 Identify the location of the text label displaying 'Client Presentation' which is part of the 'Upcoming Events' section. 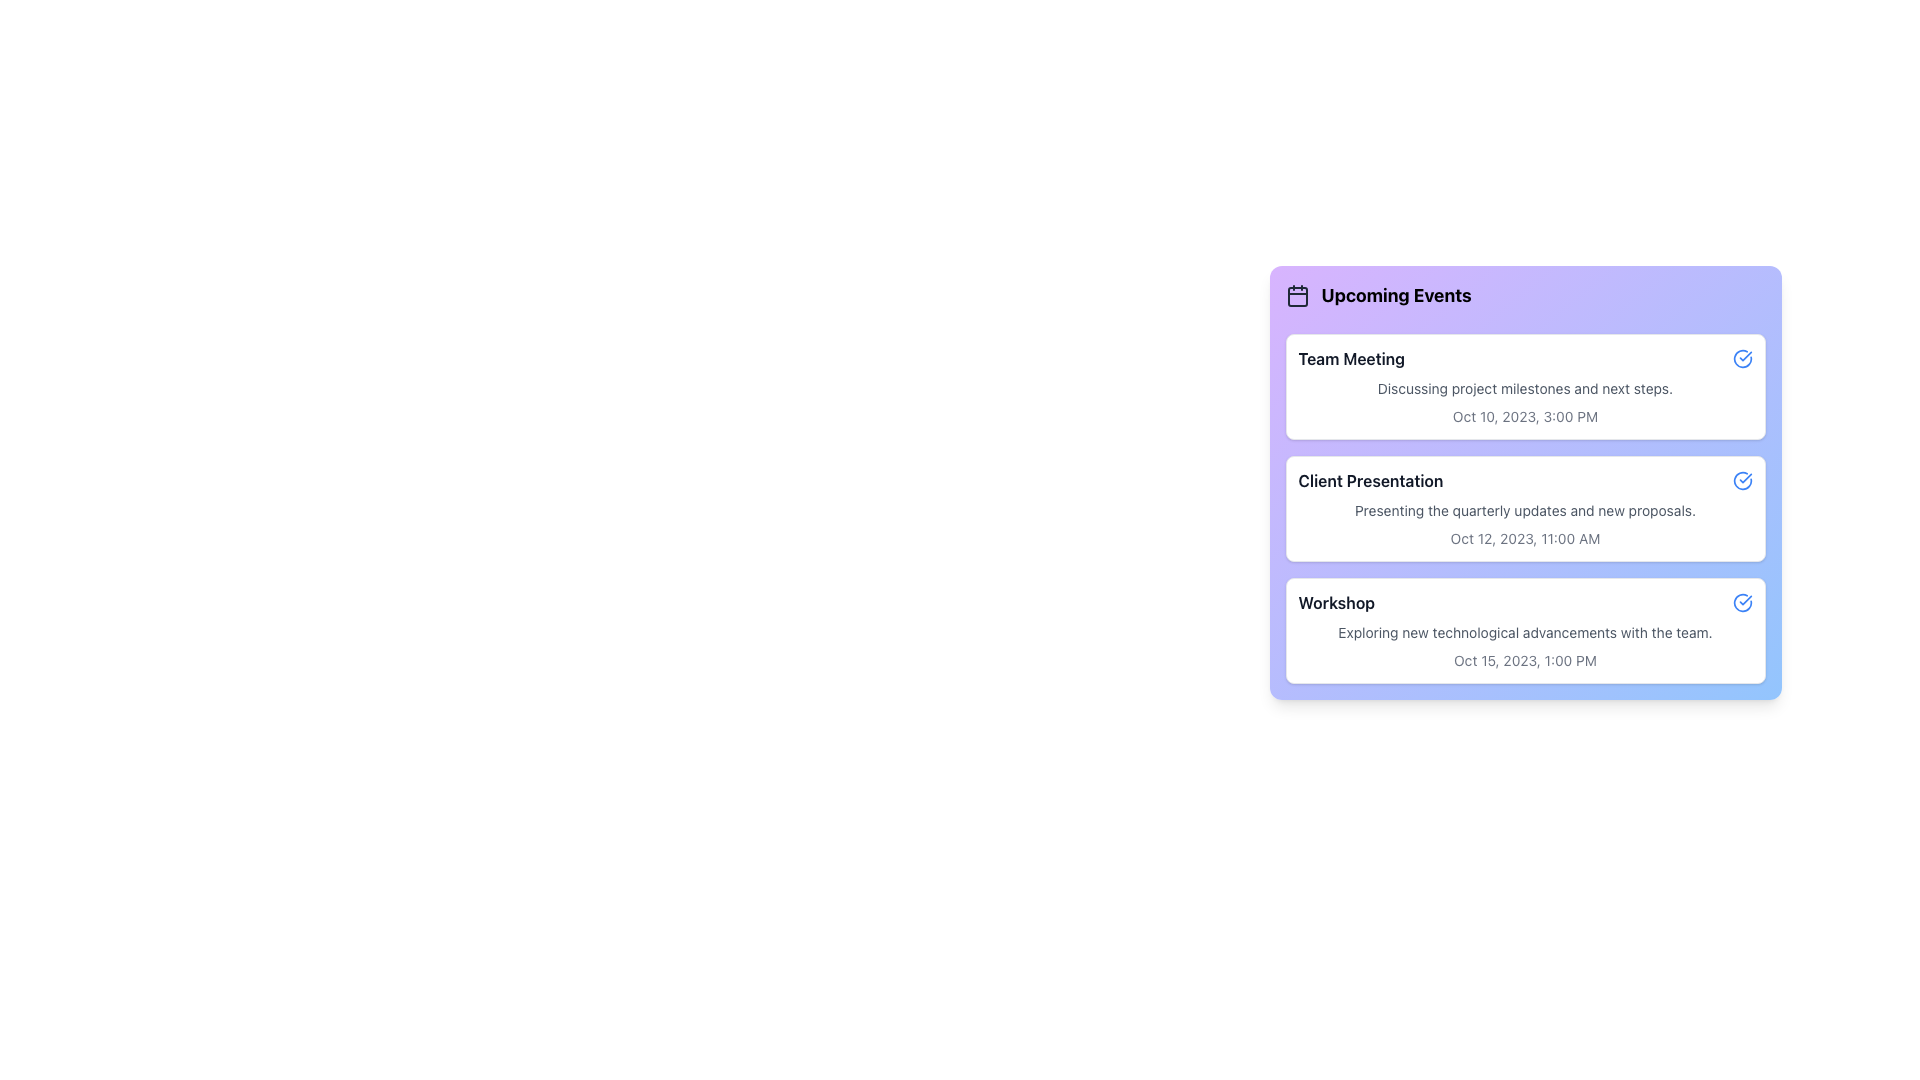
(1370, 481).